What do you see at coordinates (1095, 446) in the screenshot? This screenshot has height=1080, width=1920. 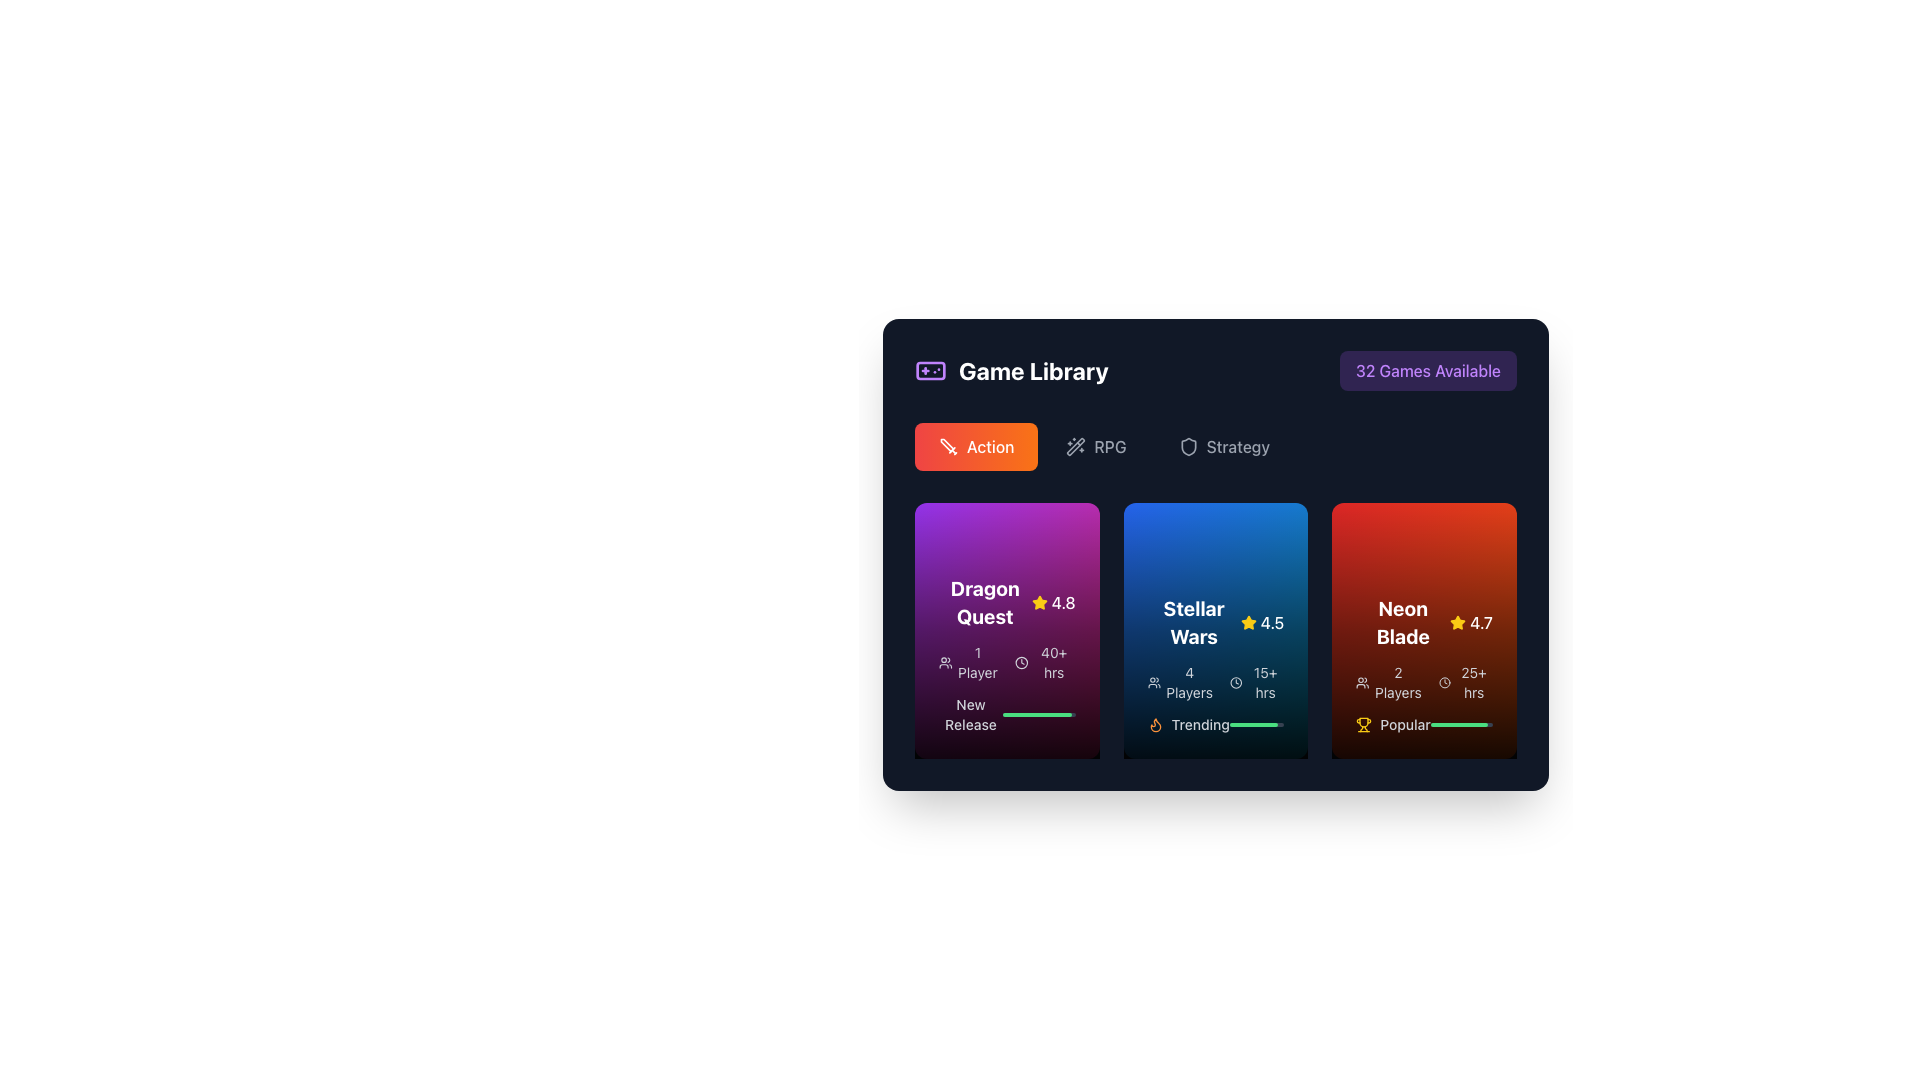 I see `the second interactive button in the header menu labeled 'Game Library'` at bounding box center [1095, 446].